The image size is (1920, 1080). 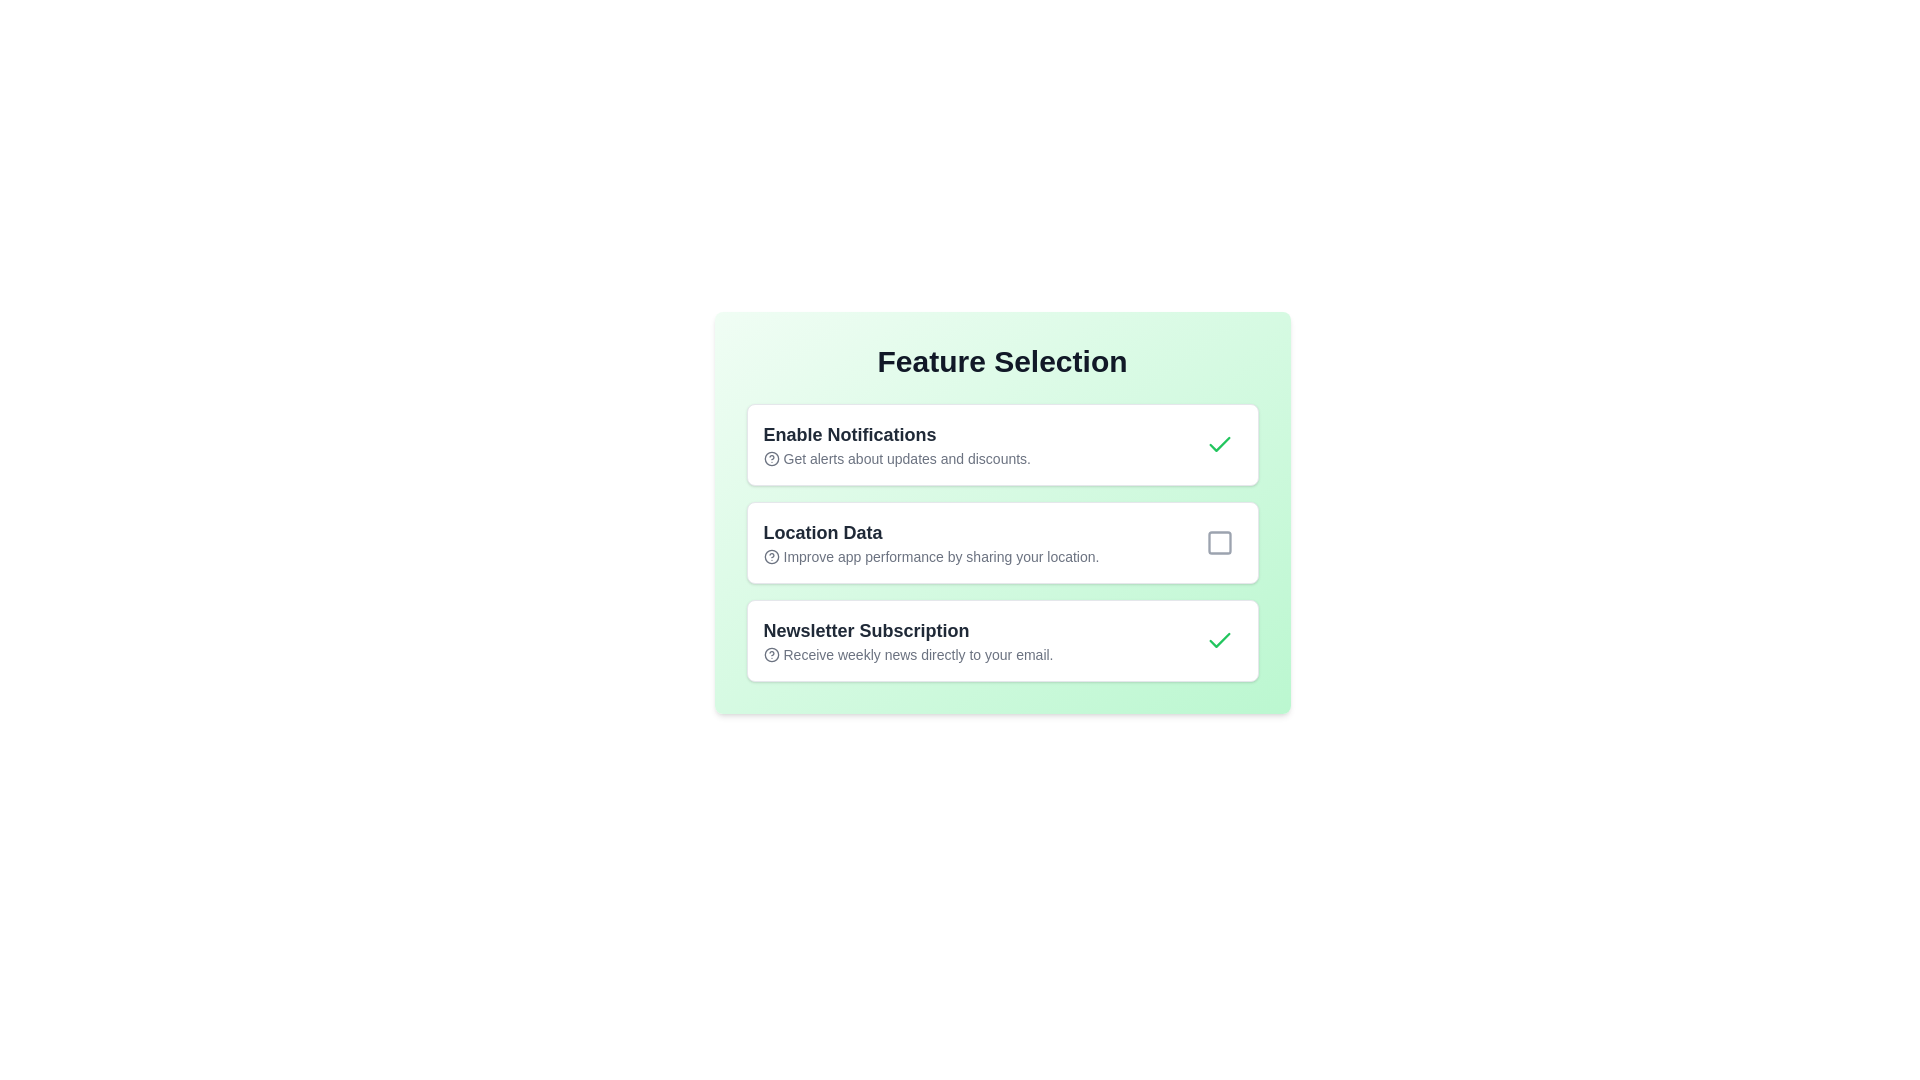 What do you see at coordinates (1218, 443) in the screenshot?
I see `the checkmark icon in the lower-right corner of the 'Newsletter Subscription' item to interact with the option` at bounding box center [1218, 443].